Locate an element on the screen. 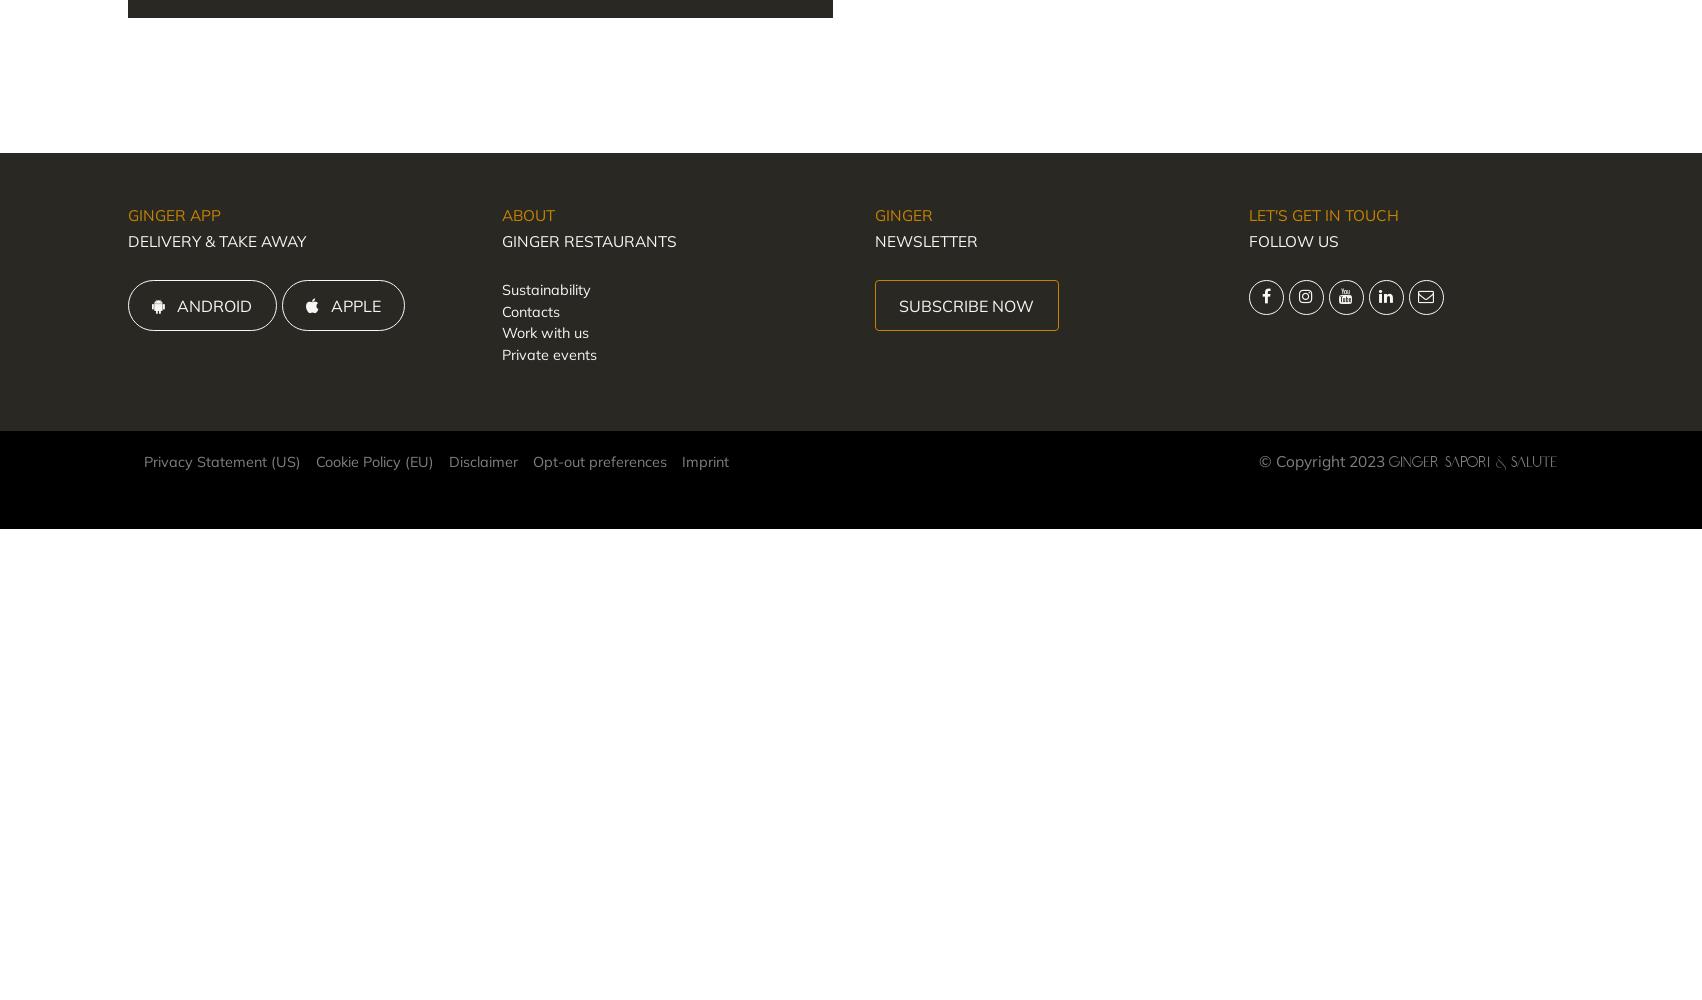 This screenshot has width=1702, height=1000. 'APPLE' is located at coordinates (352, 305).